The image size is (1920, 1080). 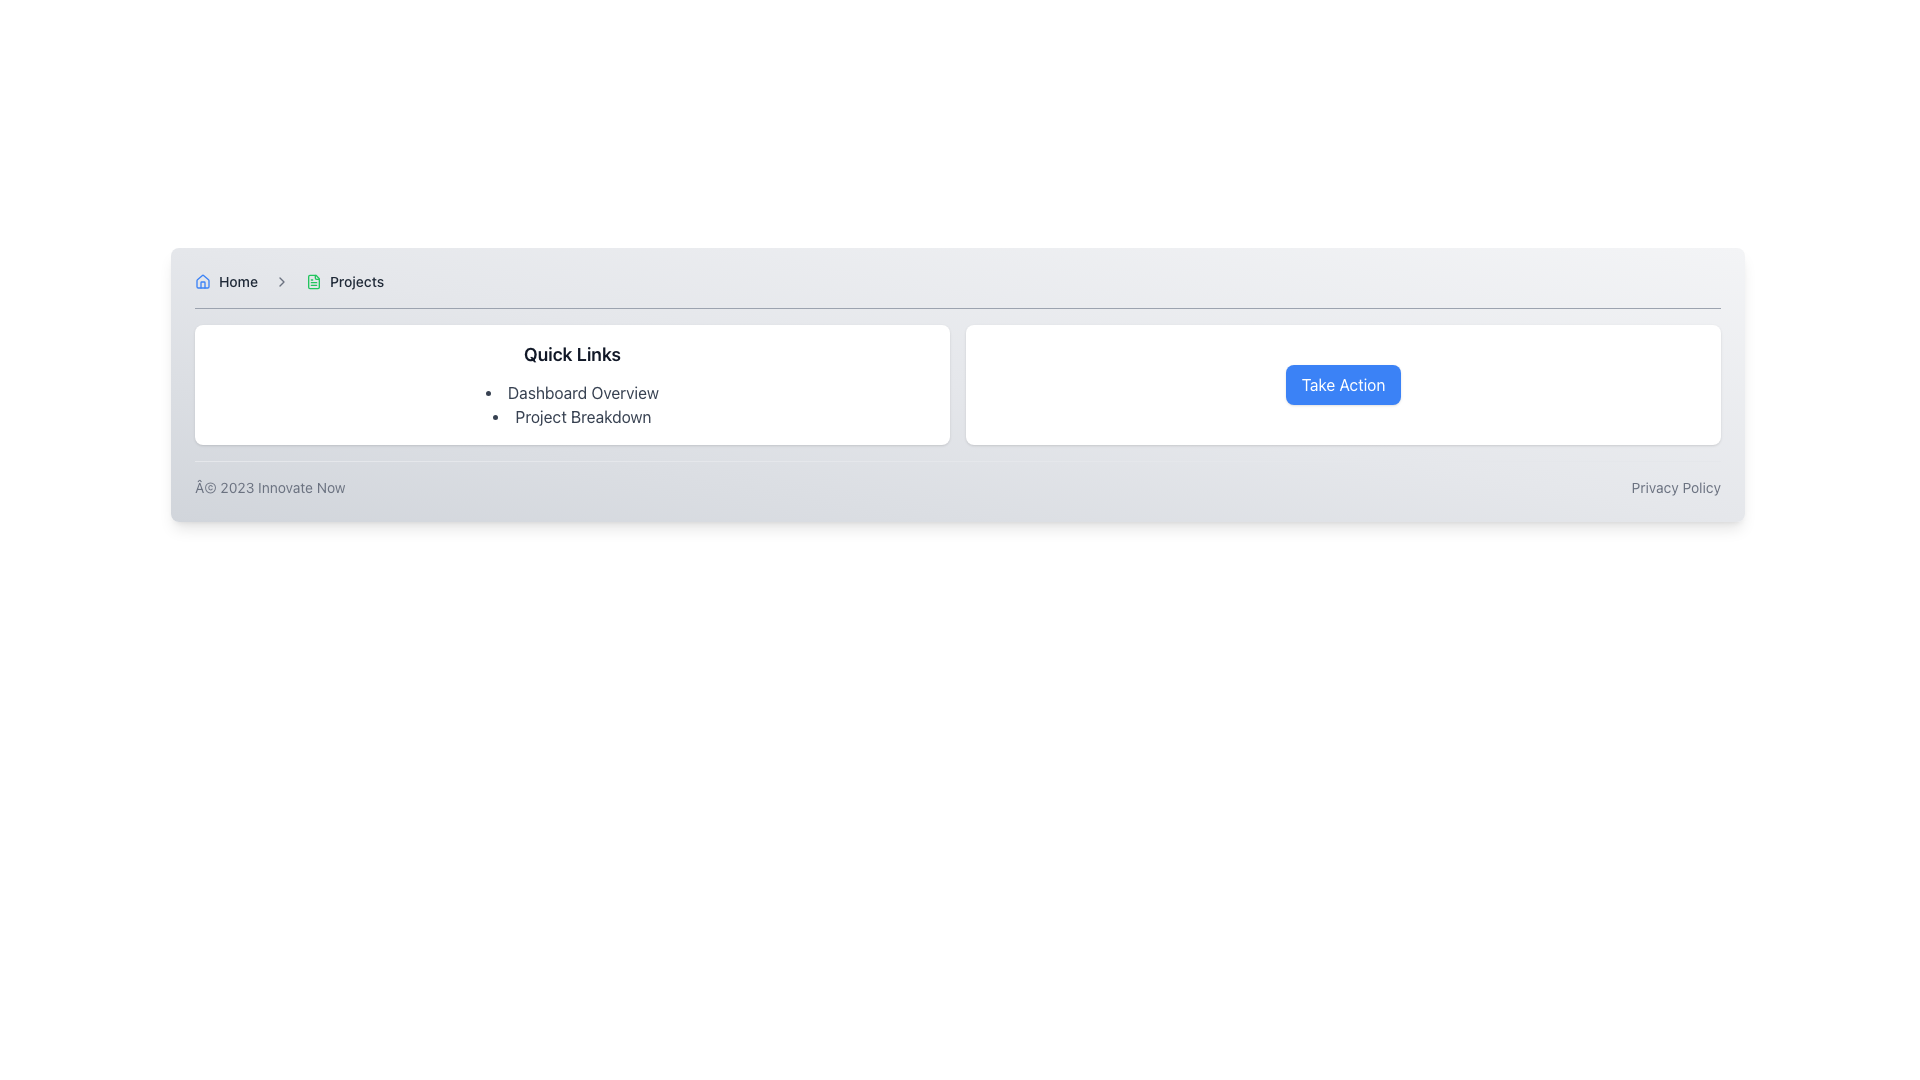 I want to click on the primary rectangular base of the file icon located in the breadcrumb navigation bar at the top of the page, so click(x=312, y=281).